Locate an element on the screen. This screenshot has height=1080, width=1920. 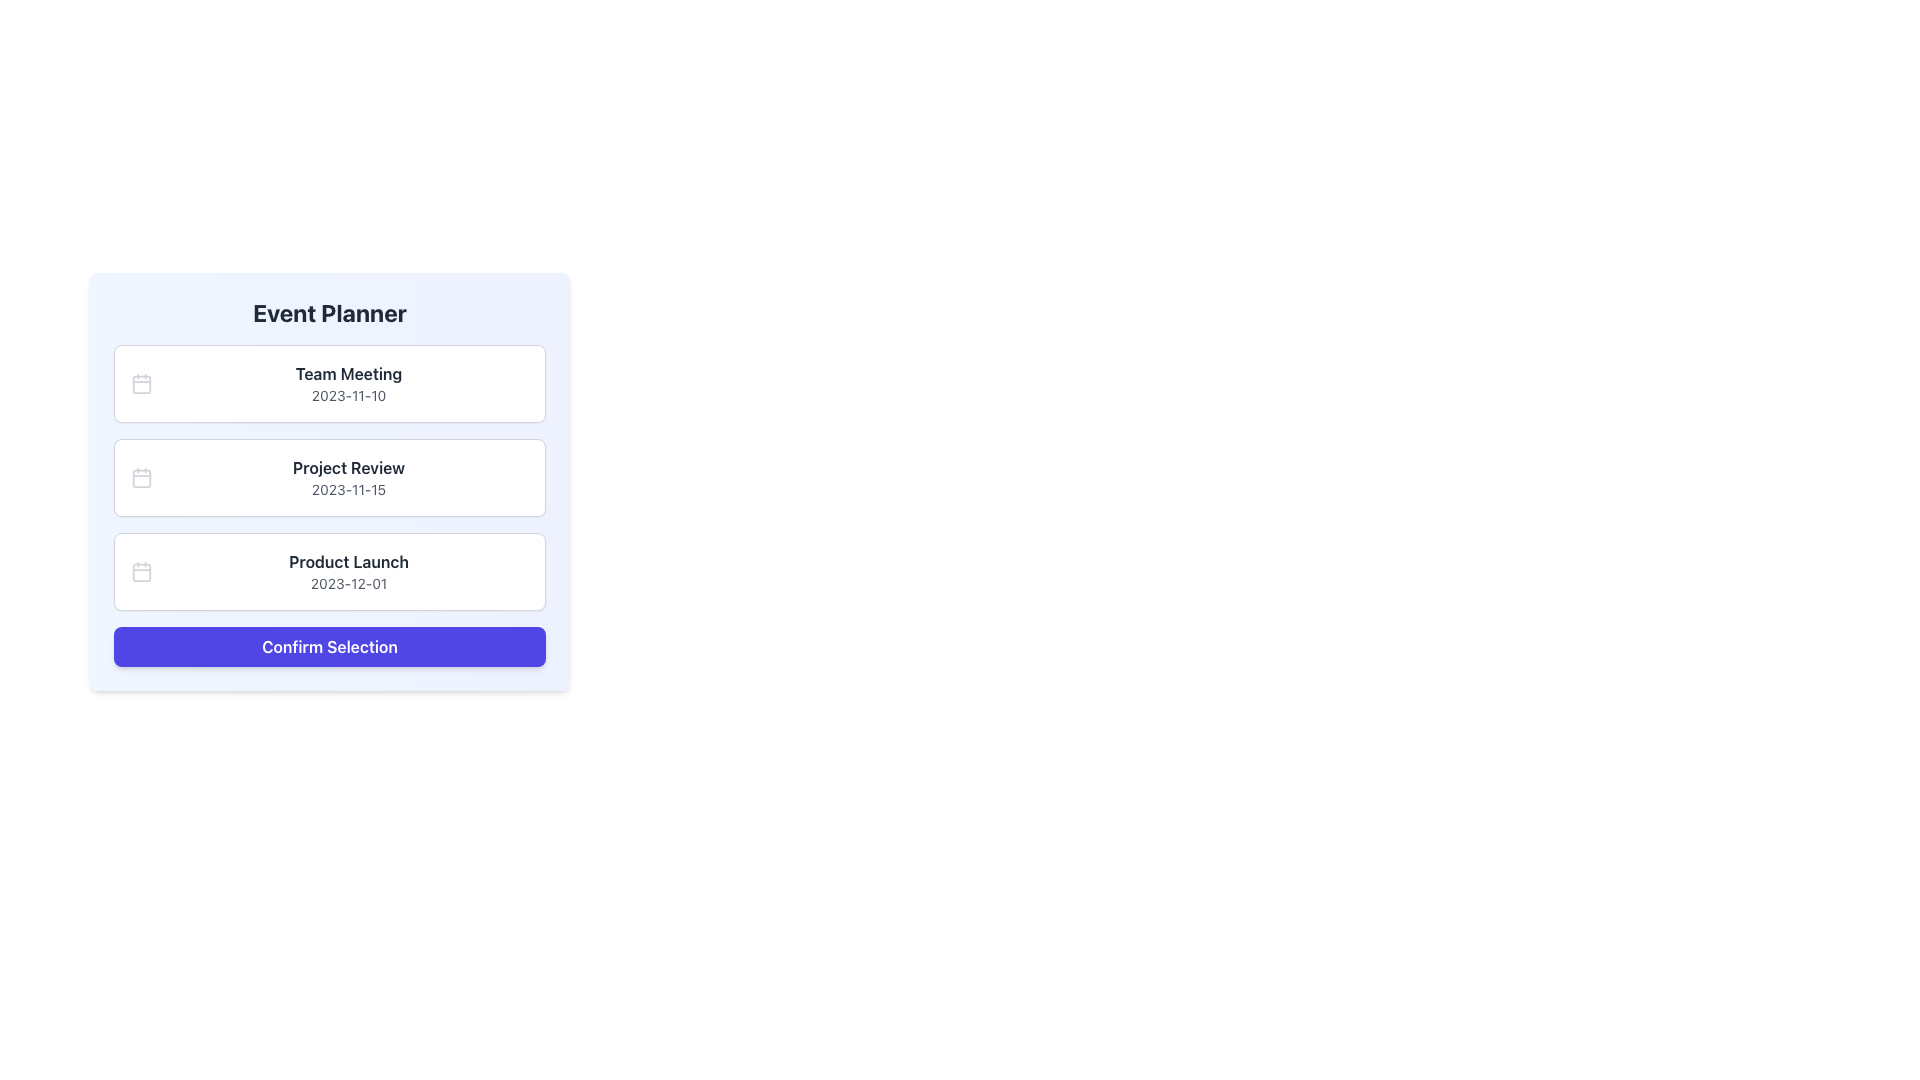
the main text content of the second row within the list of events in the 'Event Planner' interface, which displays descriptive information about an event is located at coordinates (349, 478).